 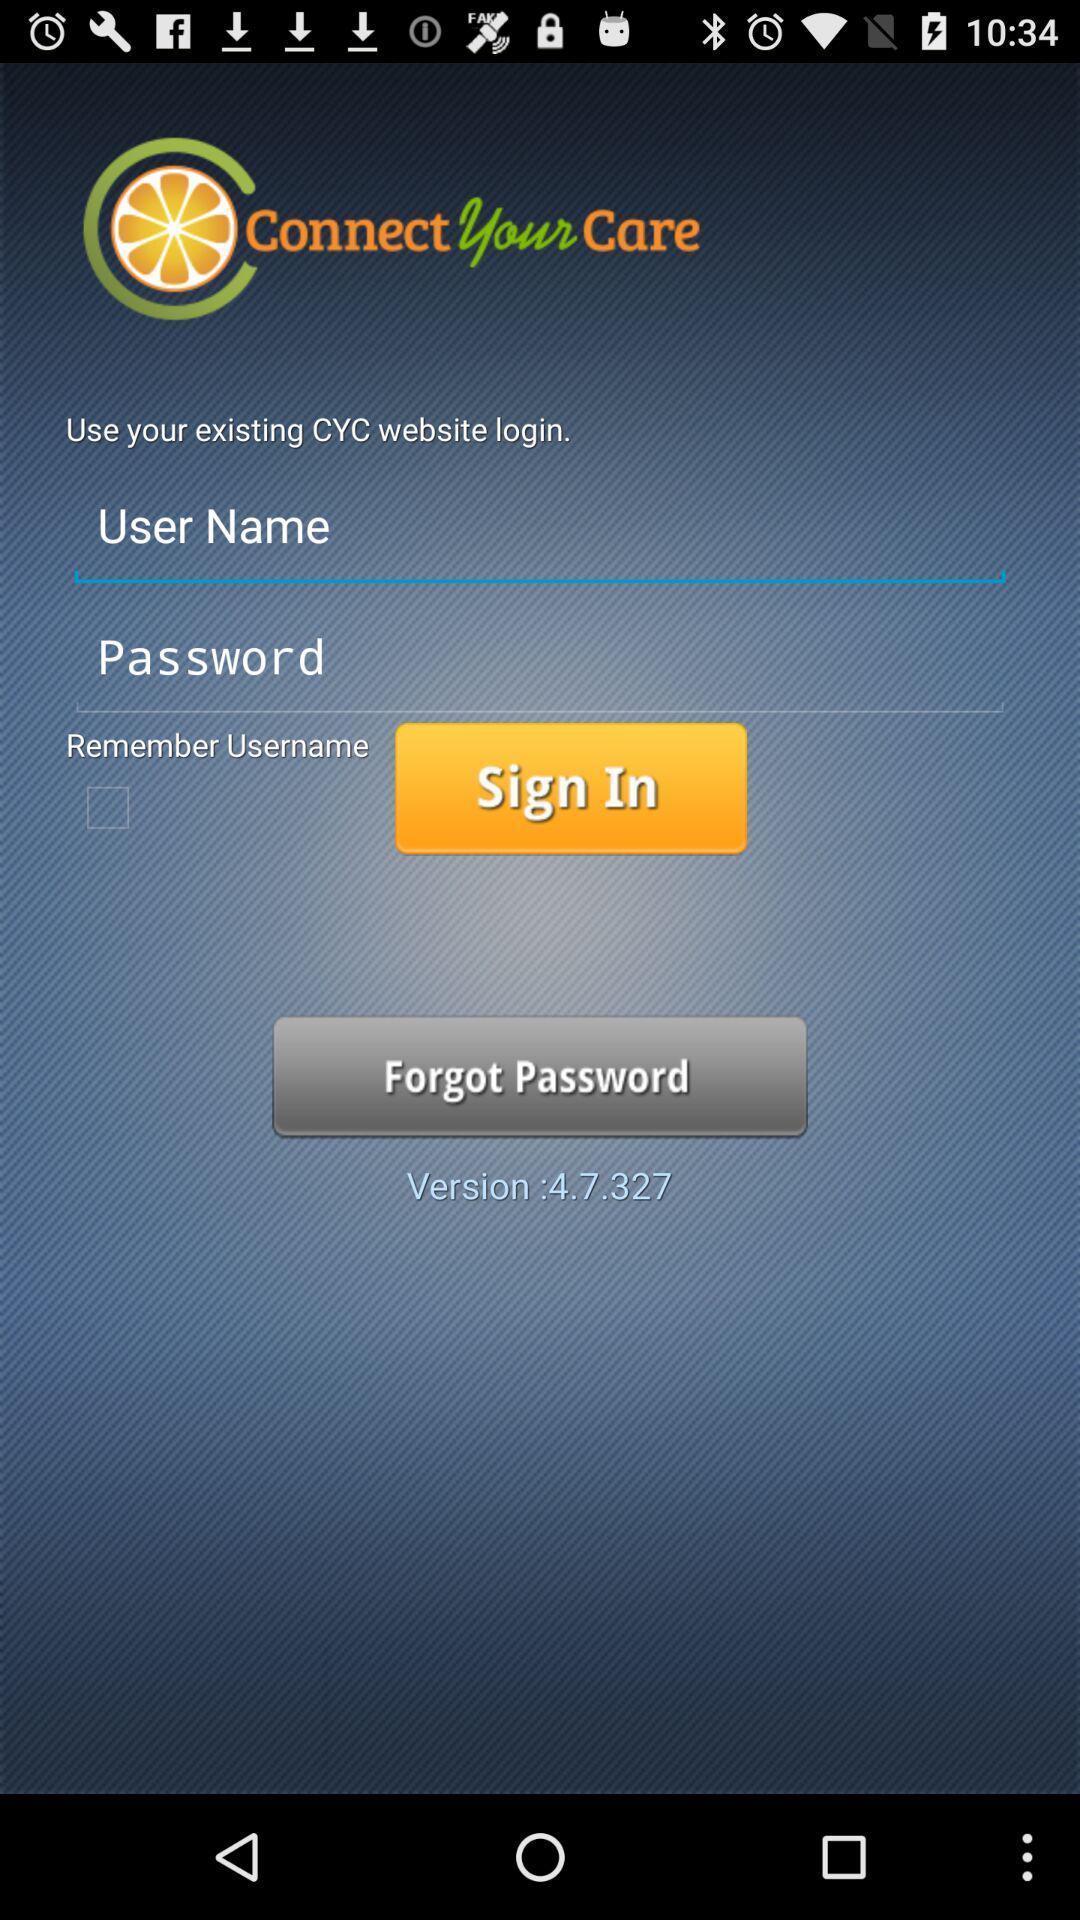 I want to click on item above the version 4 7 item, so click(x=540, y=1075).